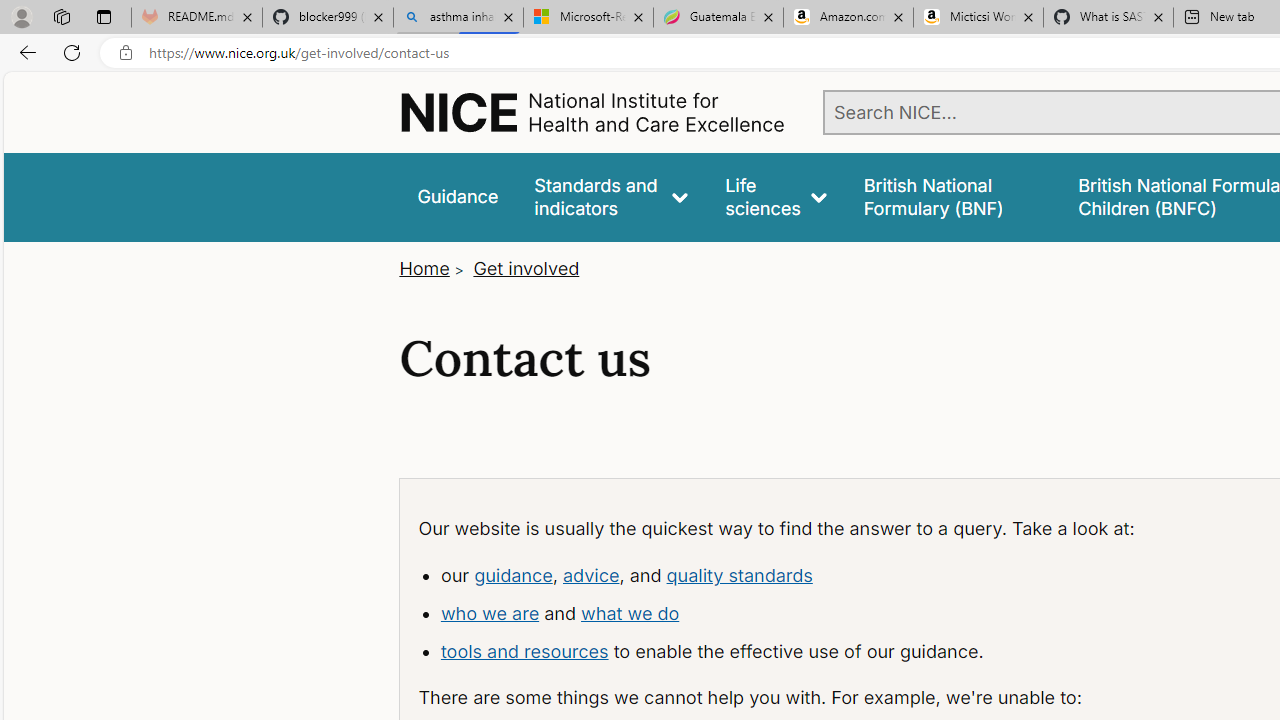  What do you see at coordinates (524, 650) in the screenshot?
I see `'tools and resources'` at bounding box center [524, 650].